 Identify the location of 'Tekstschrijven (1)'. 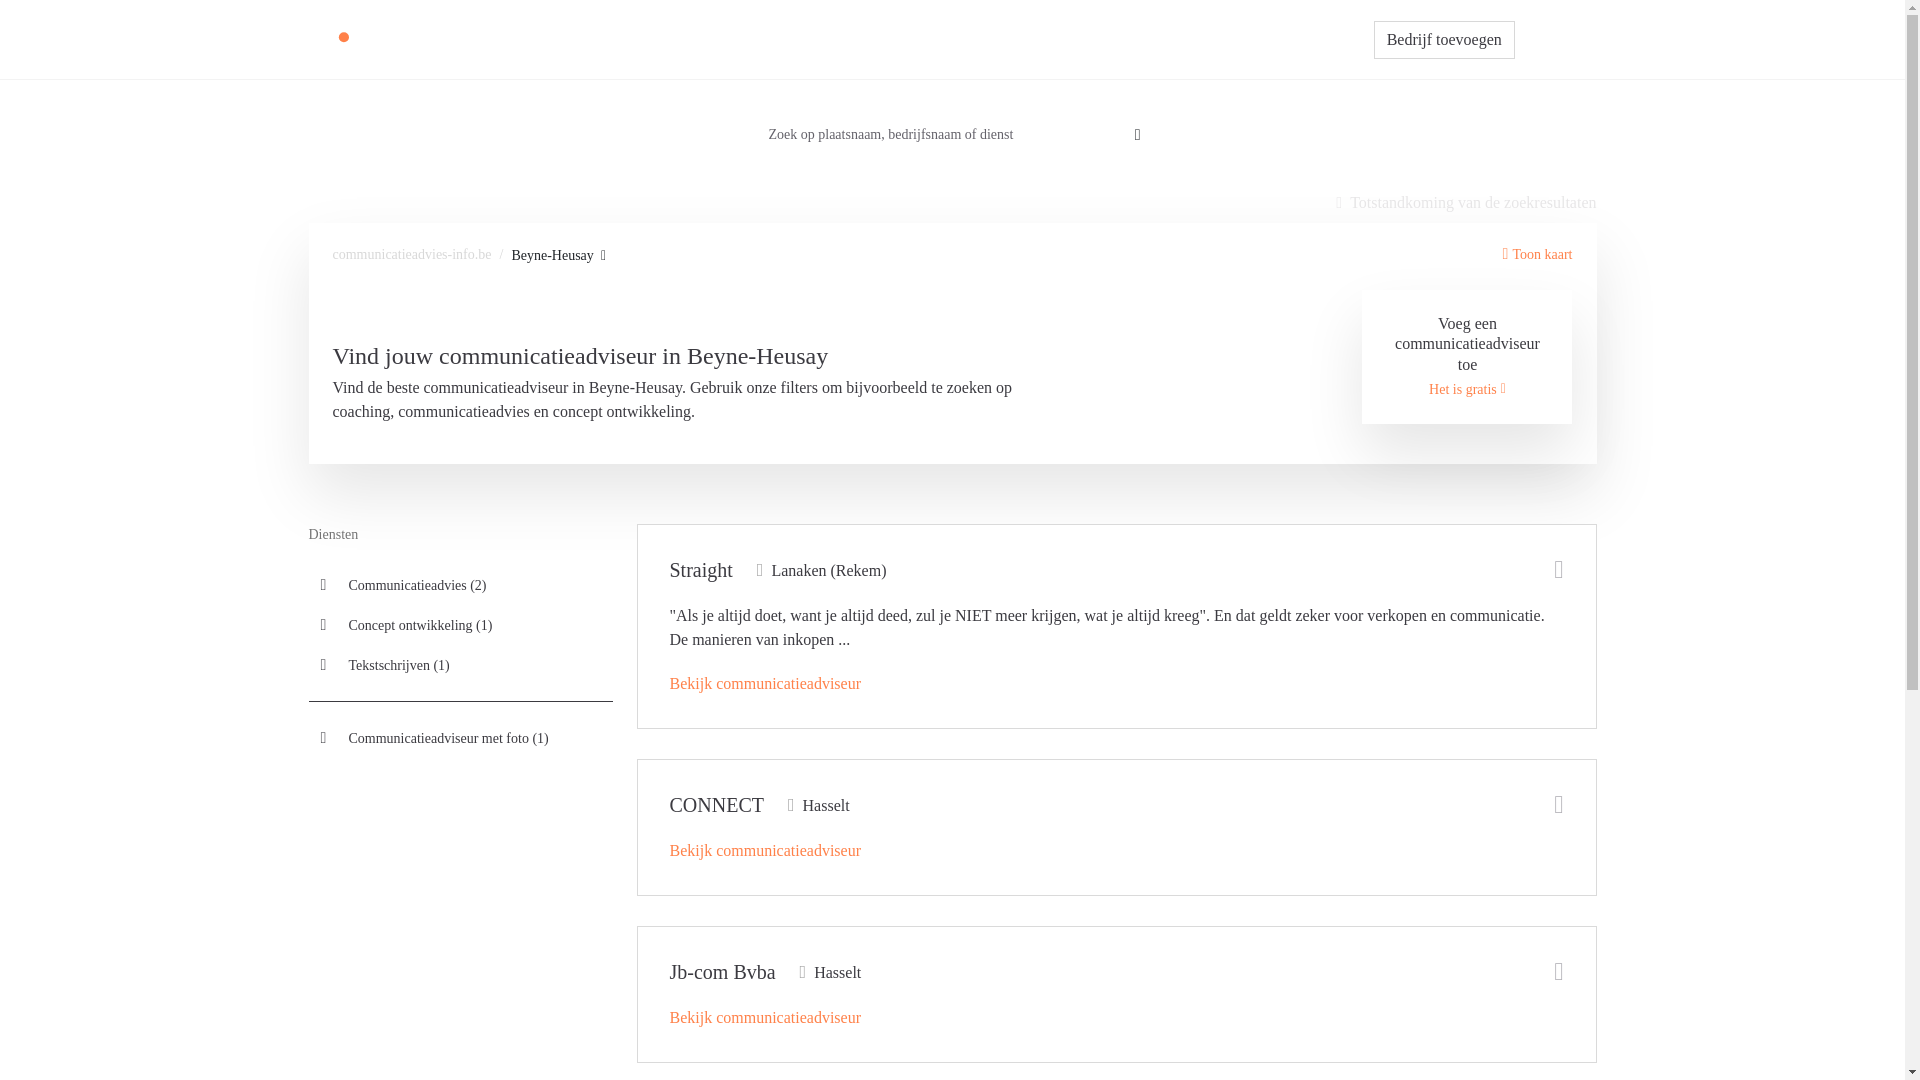
(459, 664).